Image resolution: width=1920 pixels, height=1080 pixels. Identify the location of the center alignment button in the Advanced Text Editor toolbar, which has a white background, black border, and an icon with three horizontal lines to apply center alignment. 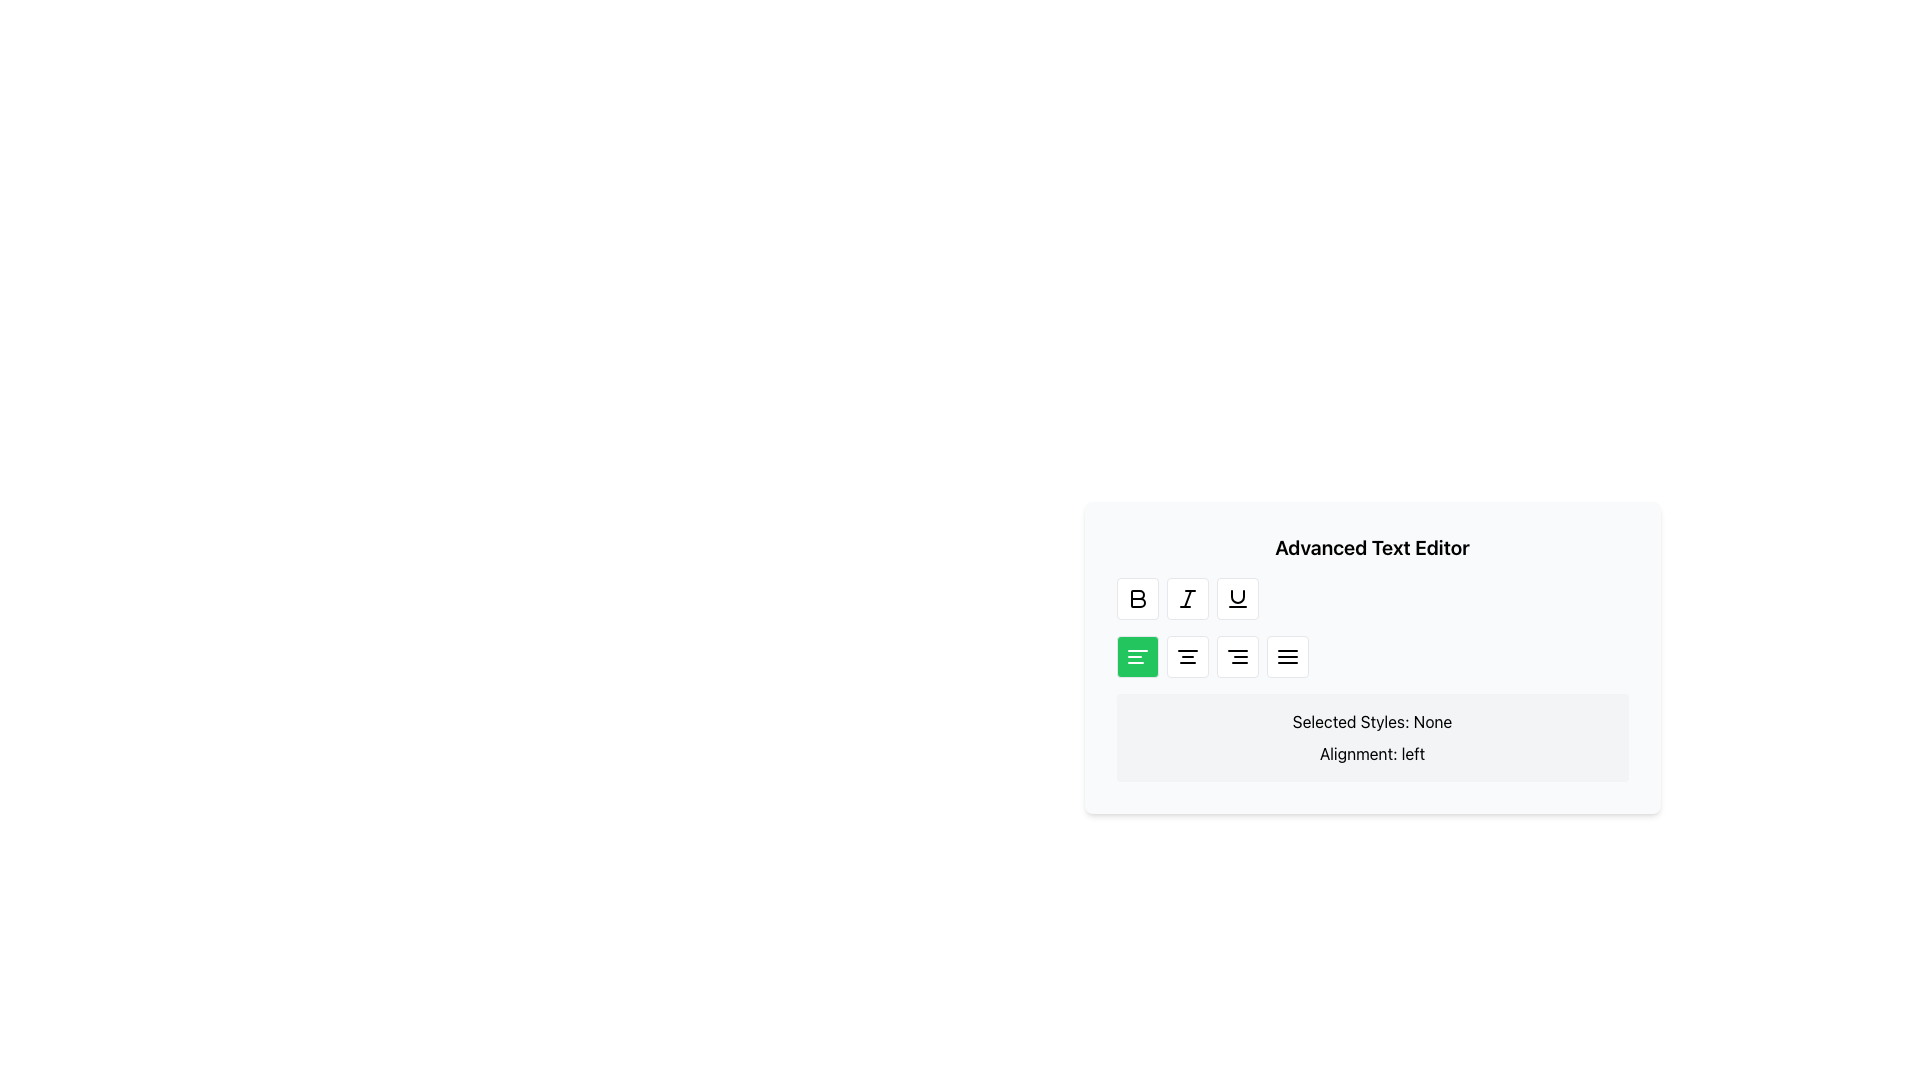
(1187, 656).